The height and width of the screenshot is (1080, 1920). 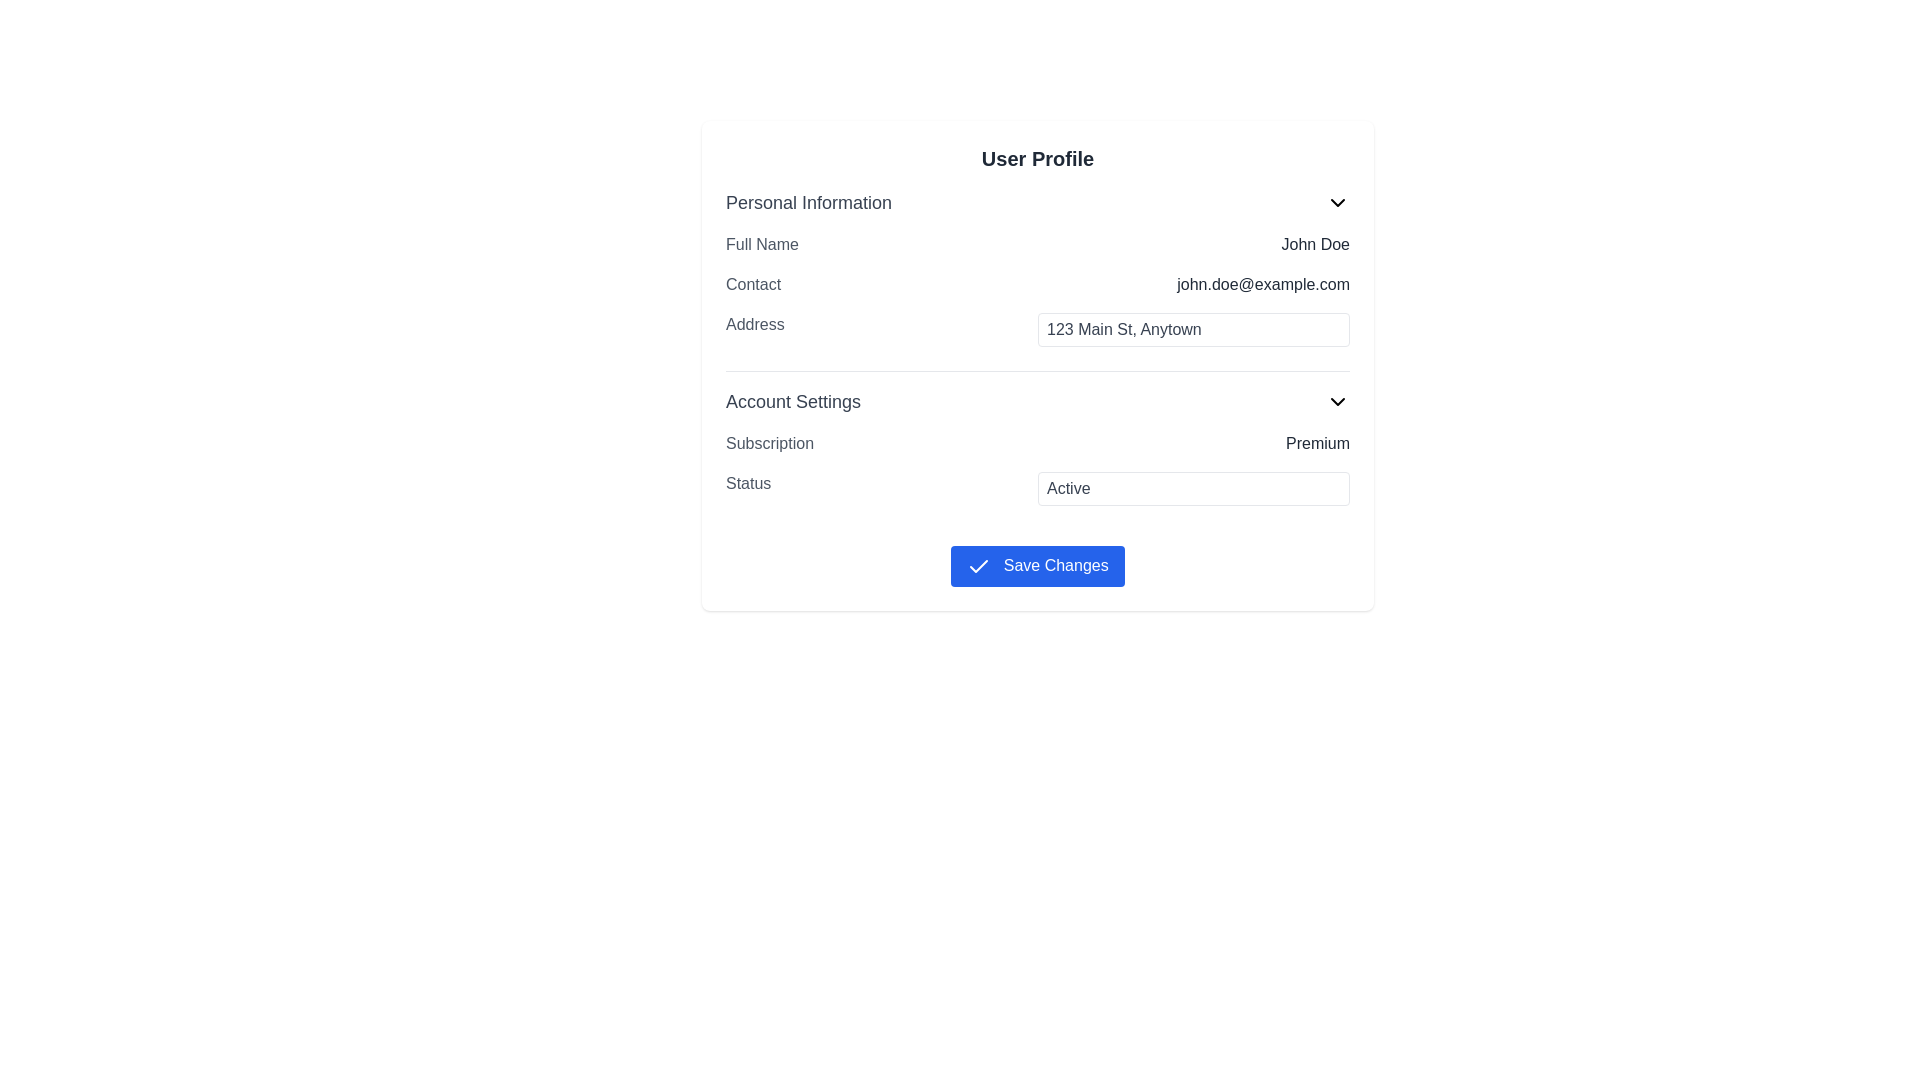 What do you see at coordinates (1315, 244) in the screenshot?
I see `the static text element displaying the name 'John Doe', which is emphasized and aligned to the right within the 'Personal Information' section of the user profile` at bounding box center [1315, 244].